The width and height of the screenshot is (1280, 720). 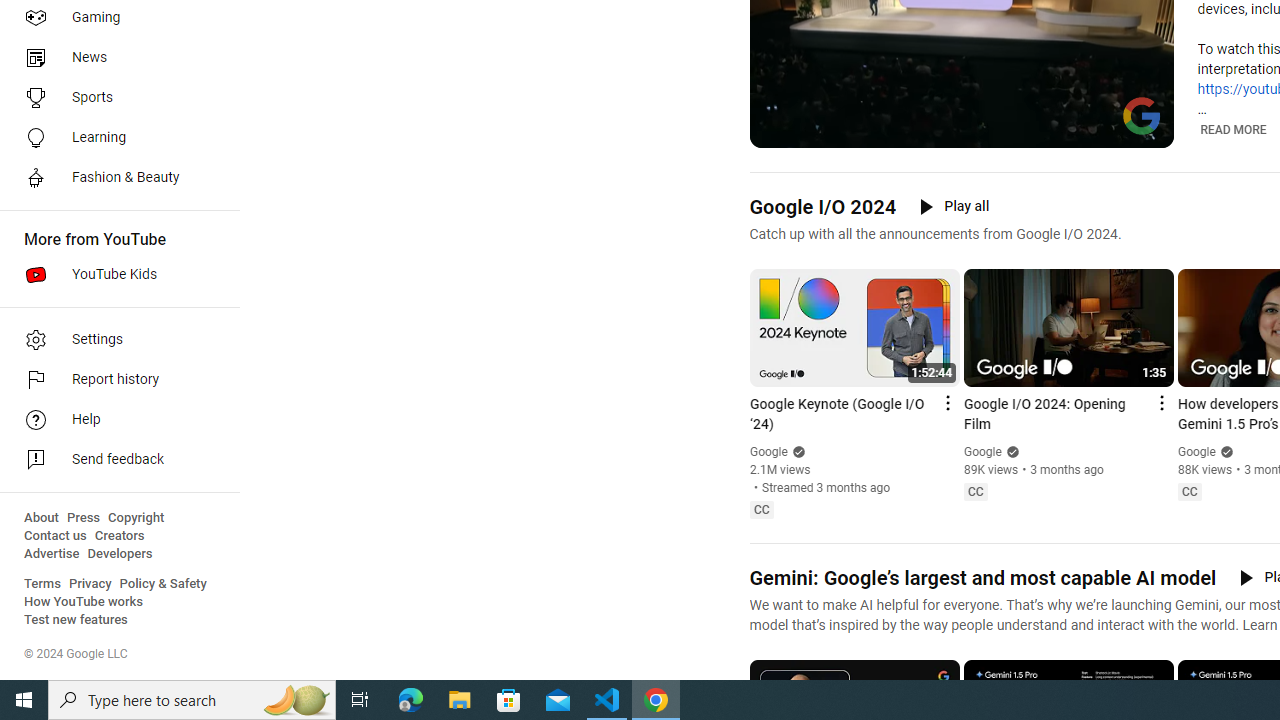 I want to click on 'About', so click(x=41, y=517).